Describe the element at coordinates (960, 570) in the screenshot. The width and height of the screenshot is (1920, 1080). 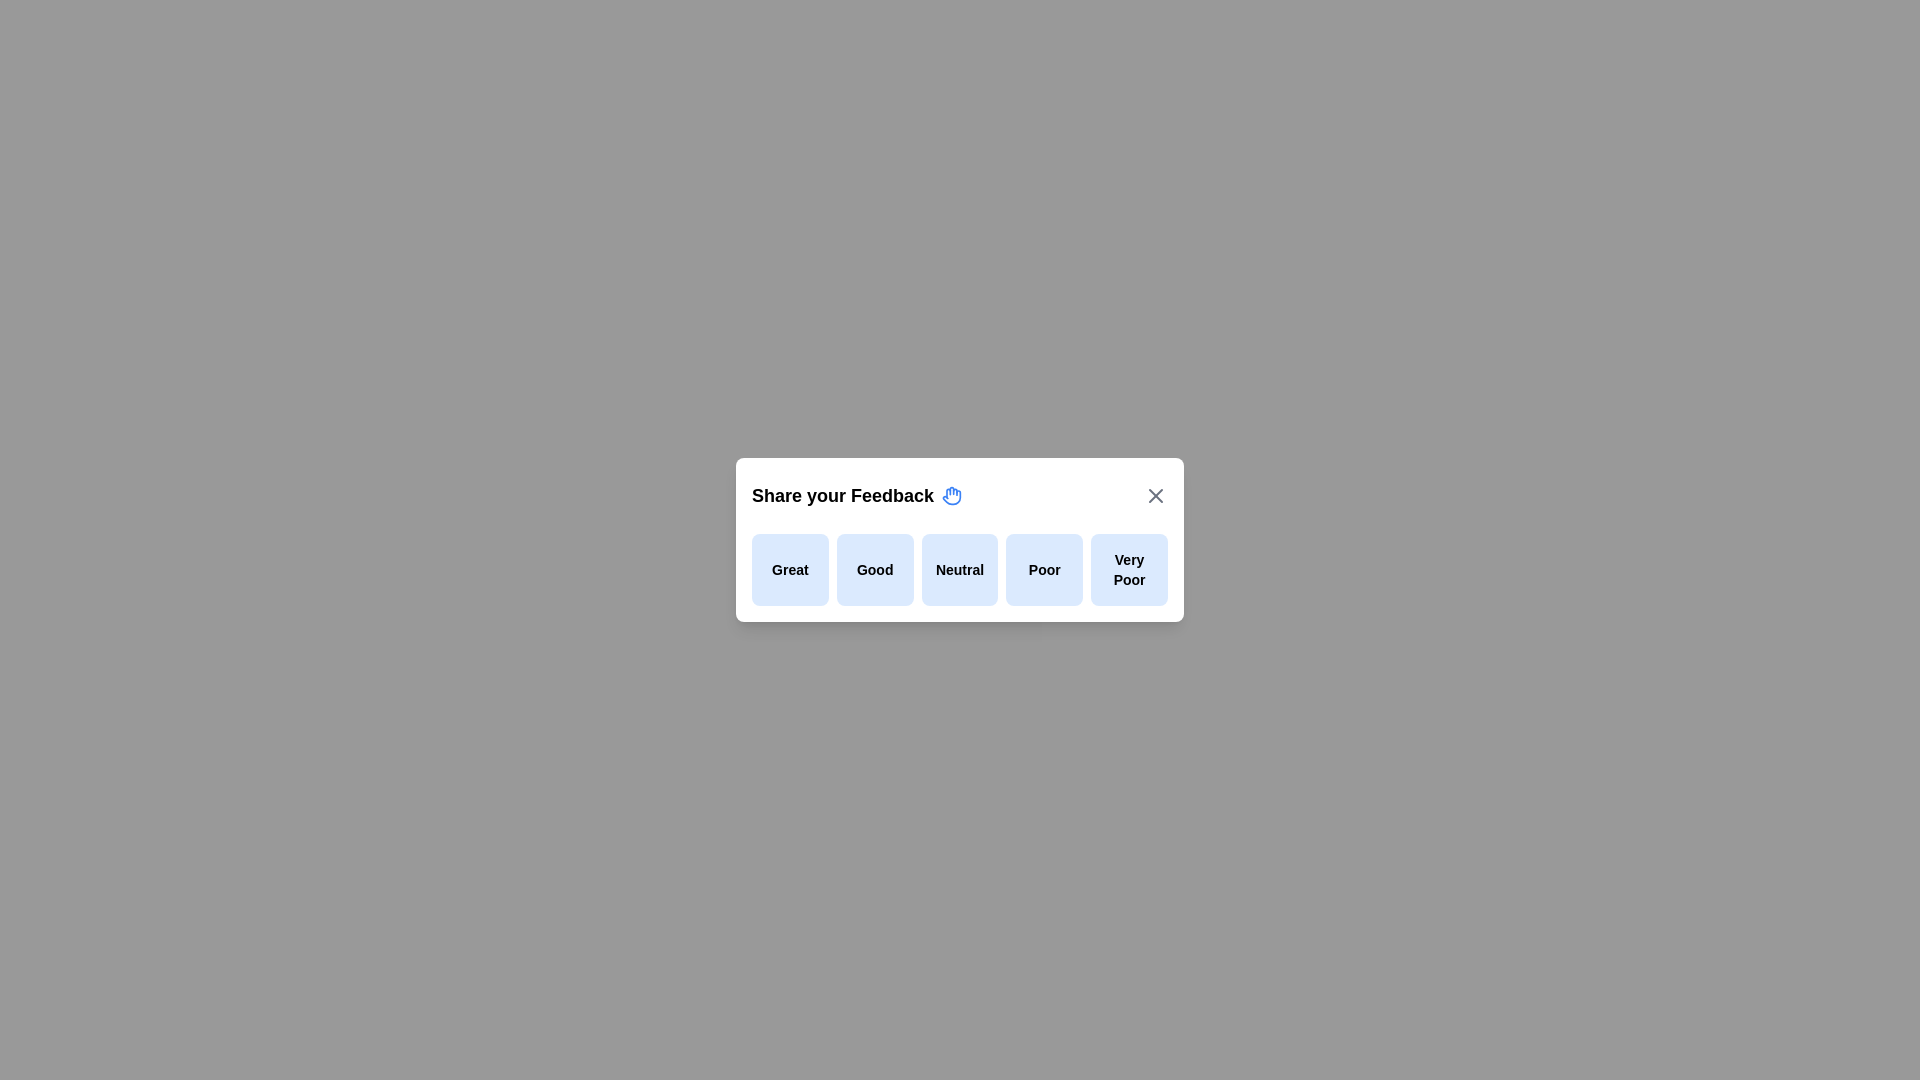
I see `the feedback option Neutral` at that location.